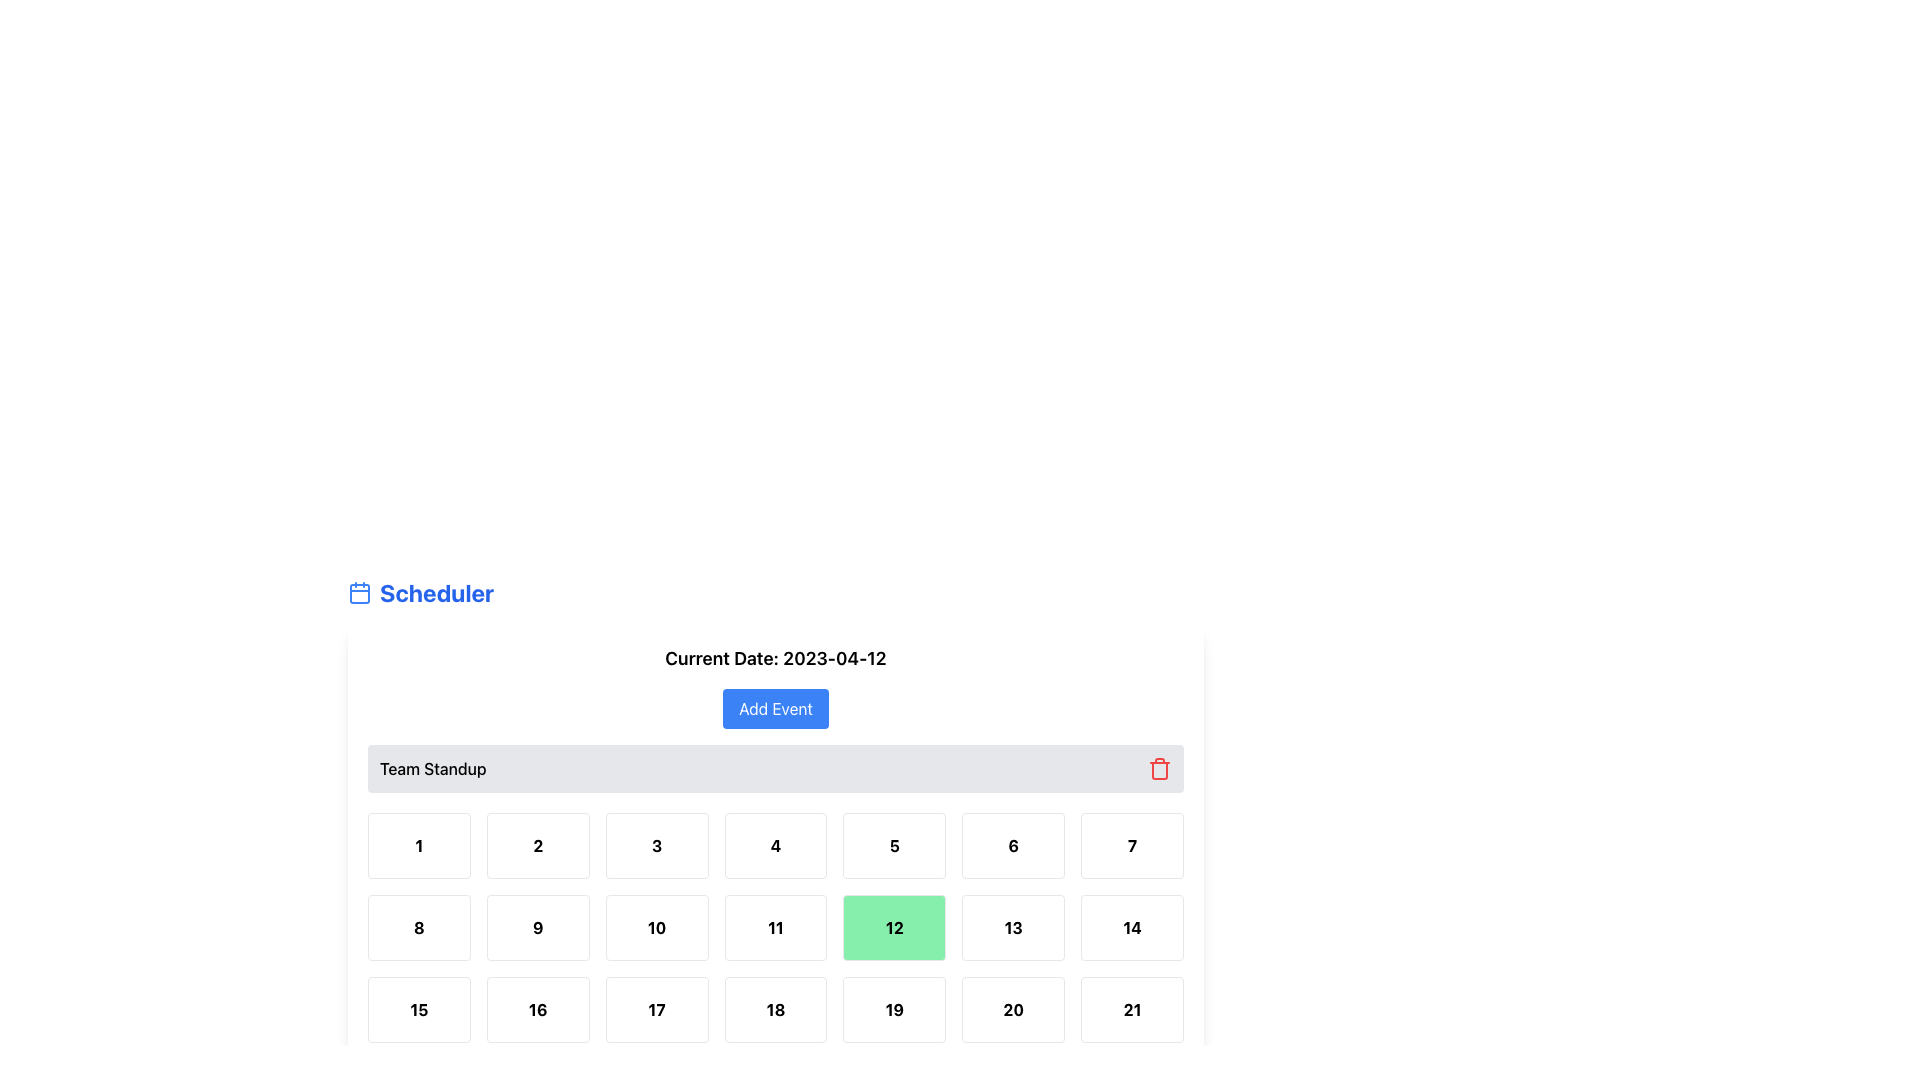 This screenshot has width=1920, height=1080. What do you see at coordinates (775, 845) in the screenshot?
I see `the calendar cell representing the number 4 in the 'Team Standup' grid, located in the top row and between the numbers 3 and 5` at bounding box center [775, 845].